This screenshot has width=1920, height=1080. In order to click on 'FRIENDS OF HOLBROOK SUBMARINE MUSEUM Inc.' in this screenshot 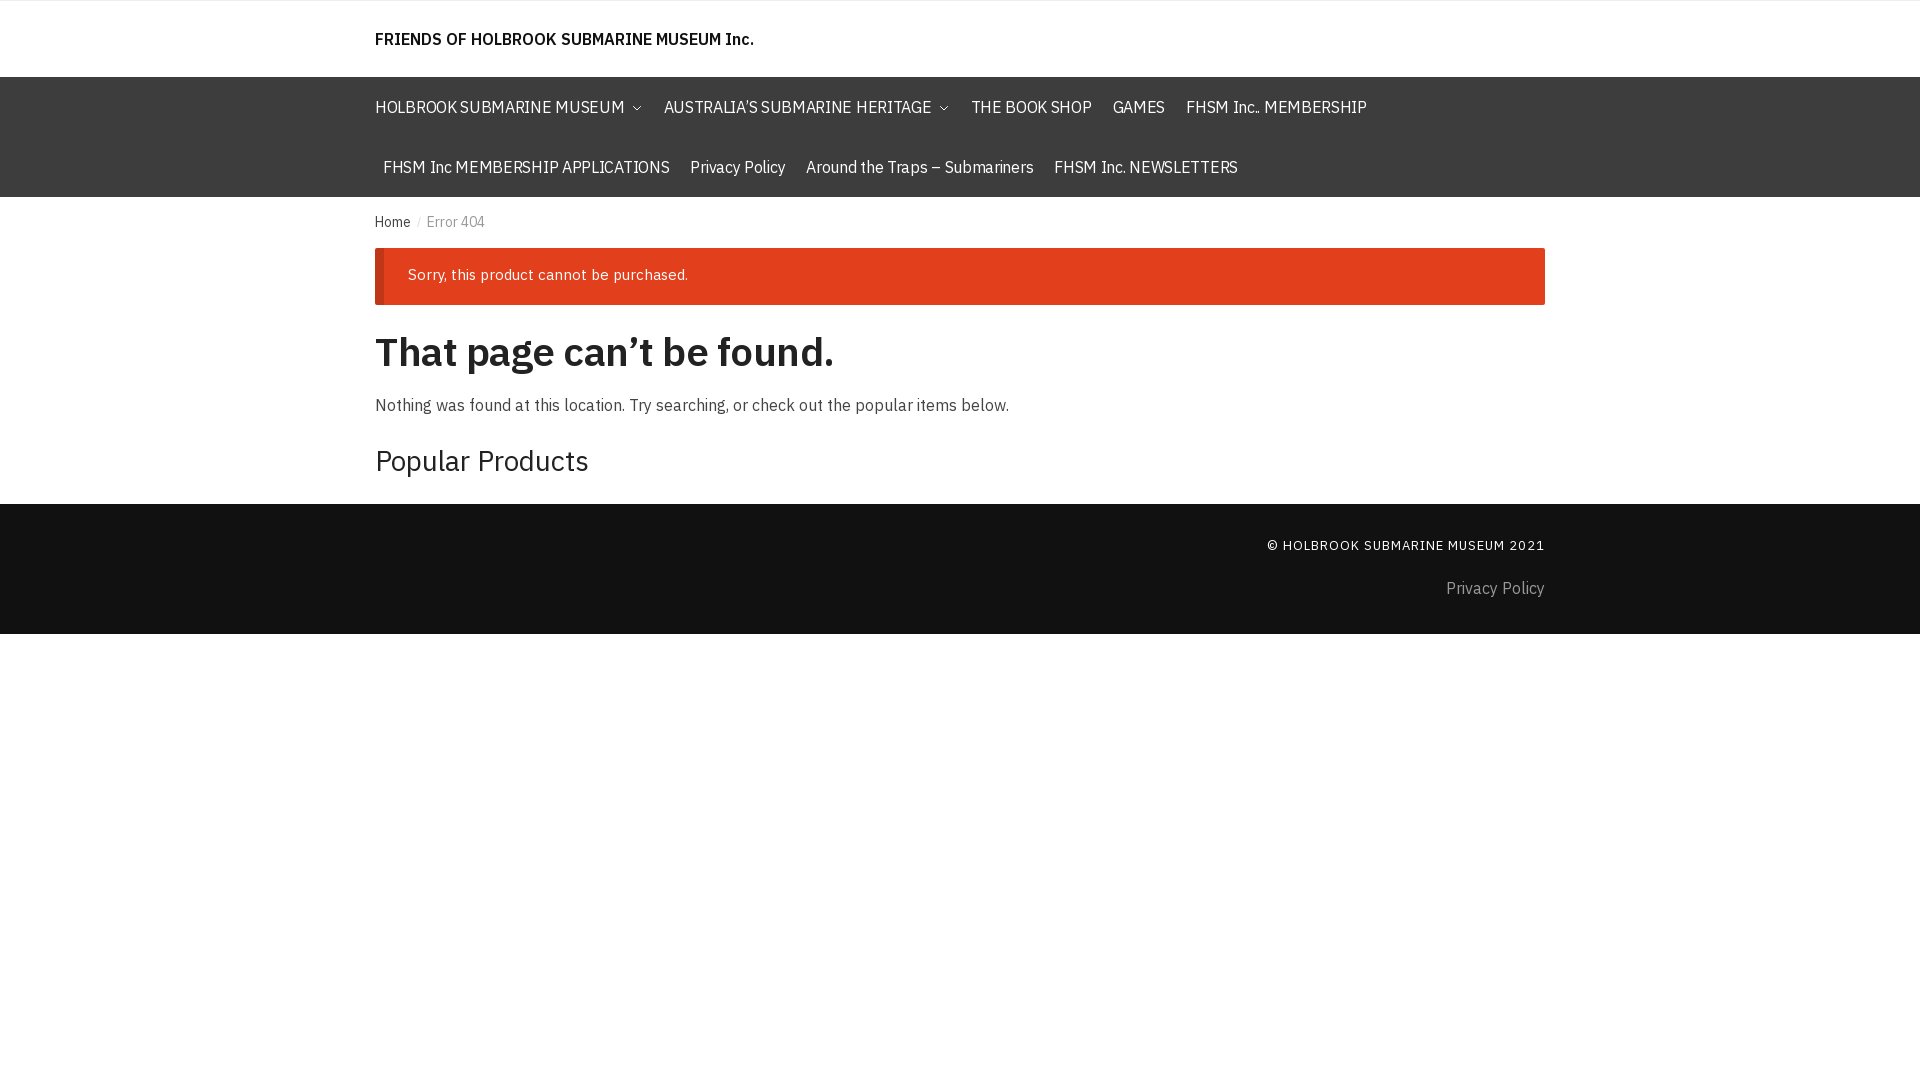, I will do `click(563, 38)`.